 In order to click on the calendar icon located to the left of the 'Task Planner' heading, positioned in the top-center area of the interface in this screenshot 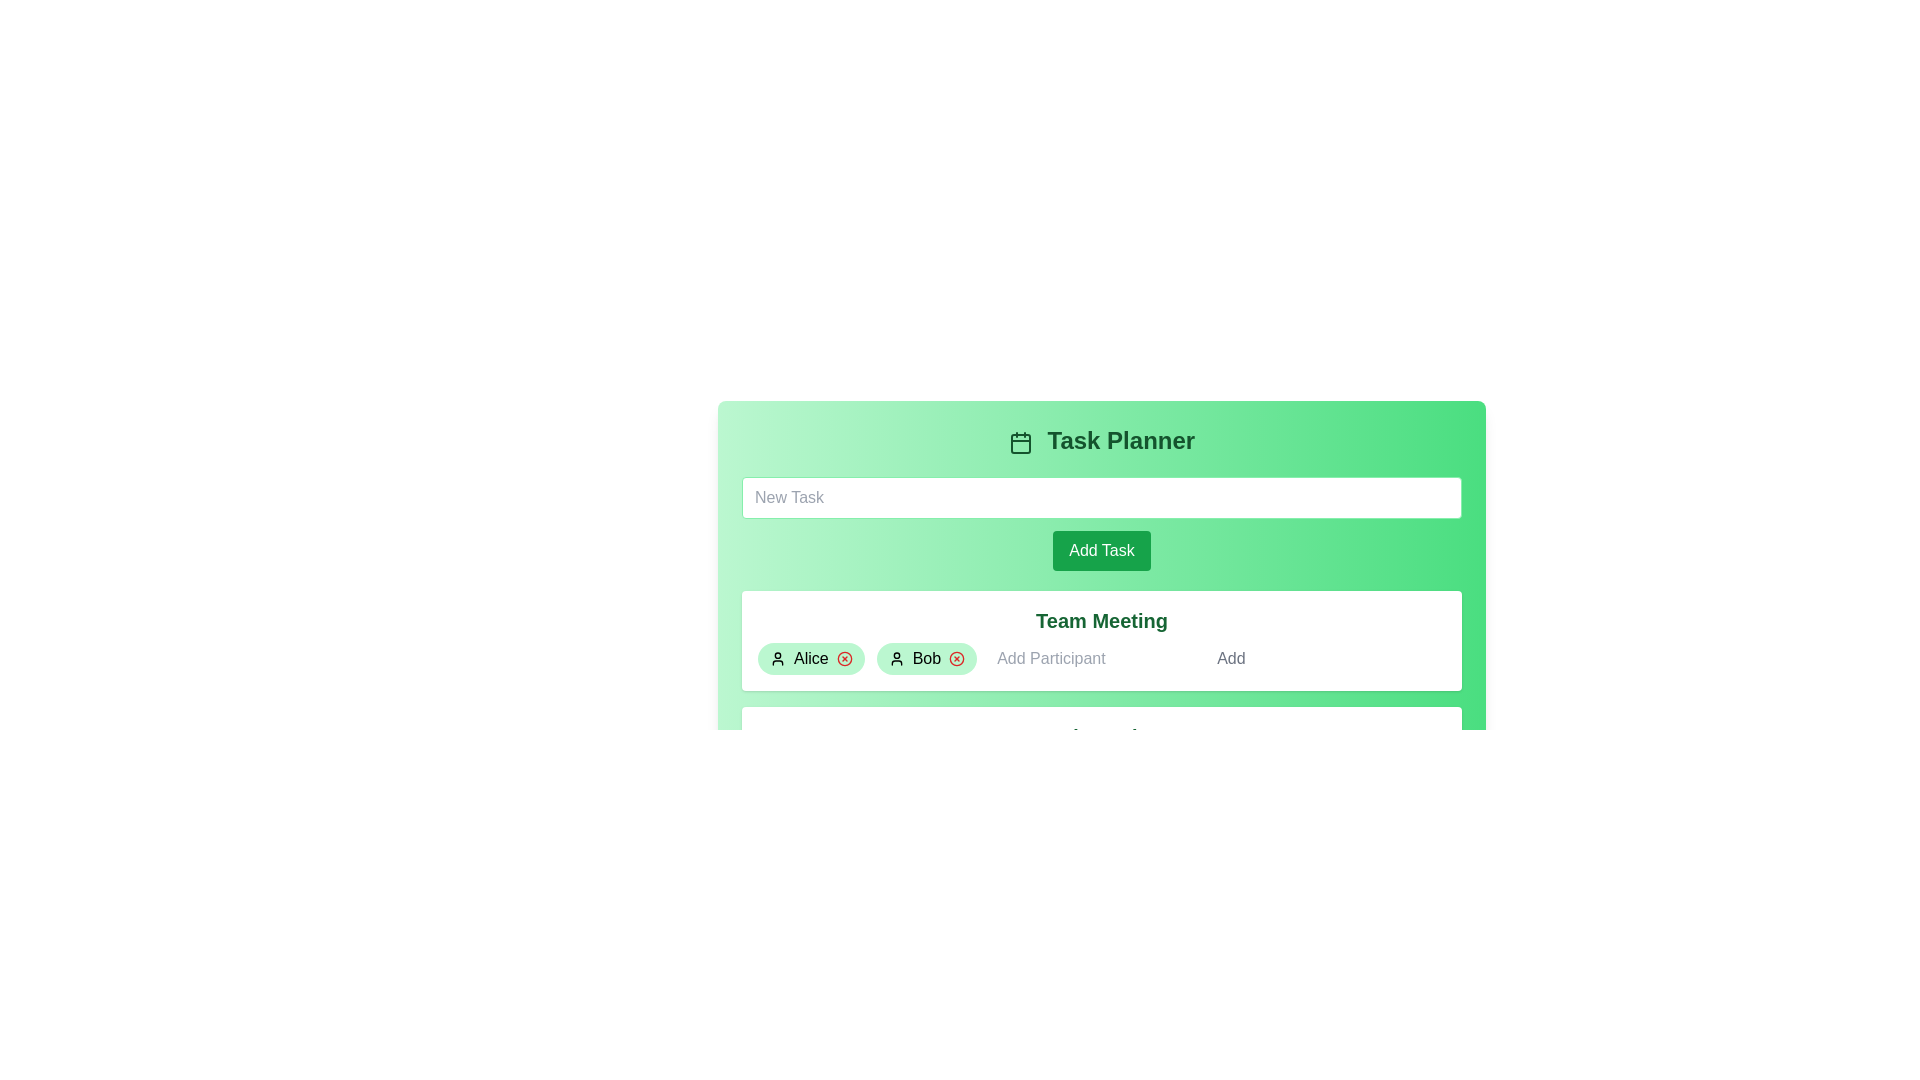, I will do `click(1020, 441)`.